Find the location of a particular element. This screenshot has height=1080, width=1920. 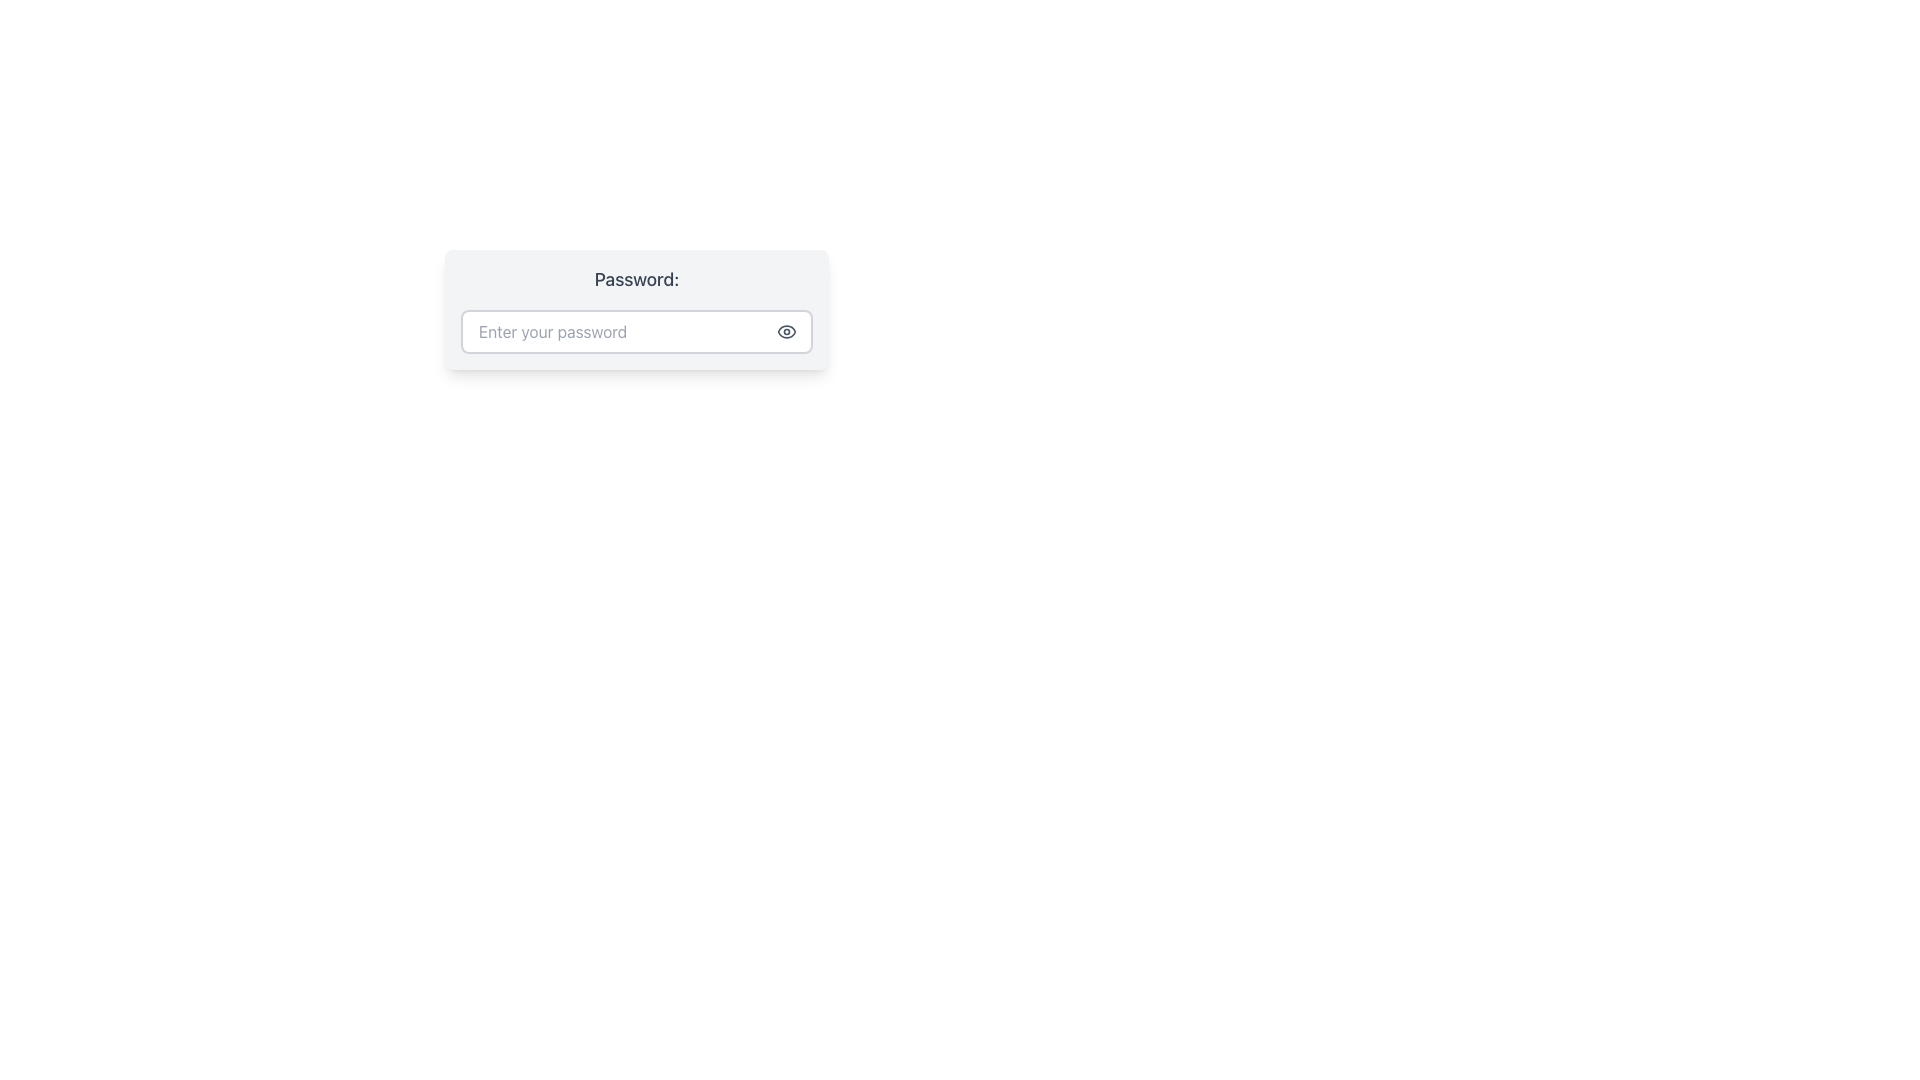

the circular eye icon button is located at coordinates (786, 330).